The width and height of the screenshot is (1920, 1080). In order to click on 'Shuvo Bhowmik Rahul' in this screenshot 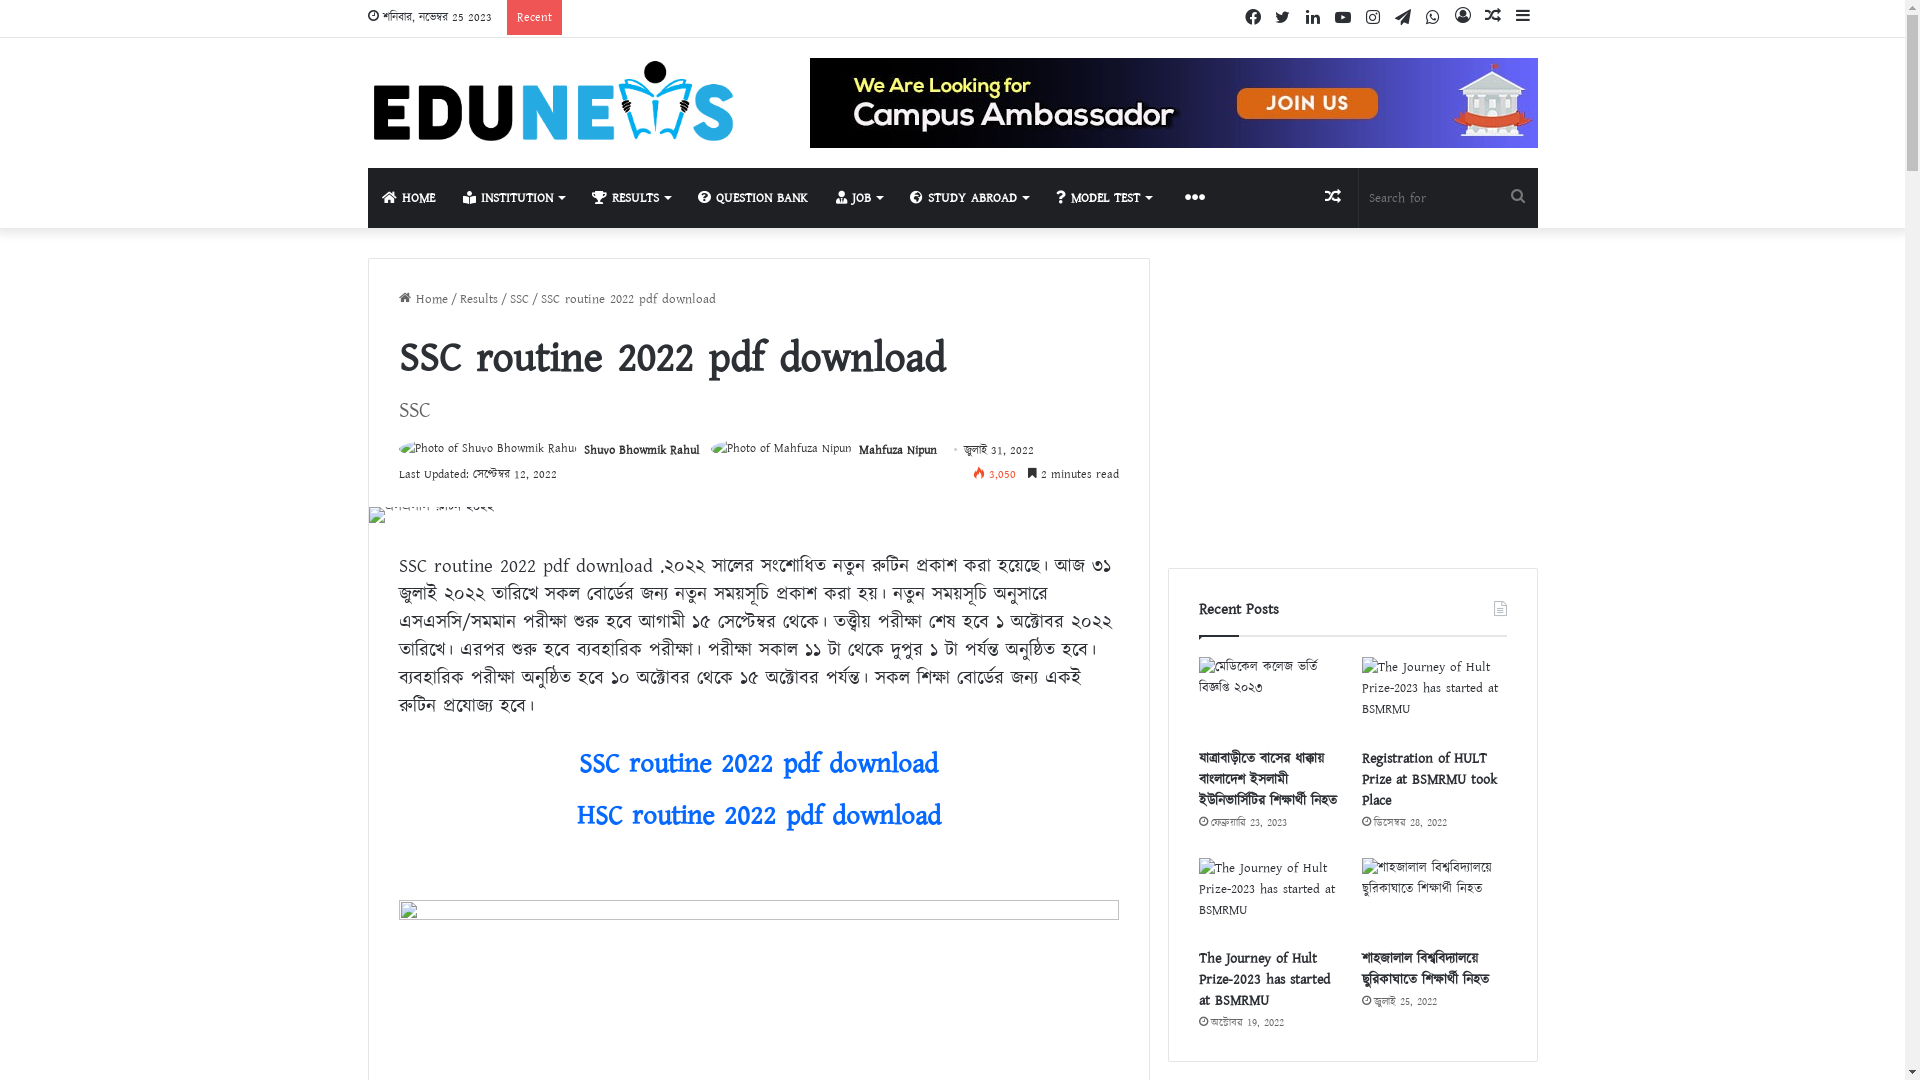, I will do `click(641, 450)`.